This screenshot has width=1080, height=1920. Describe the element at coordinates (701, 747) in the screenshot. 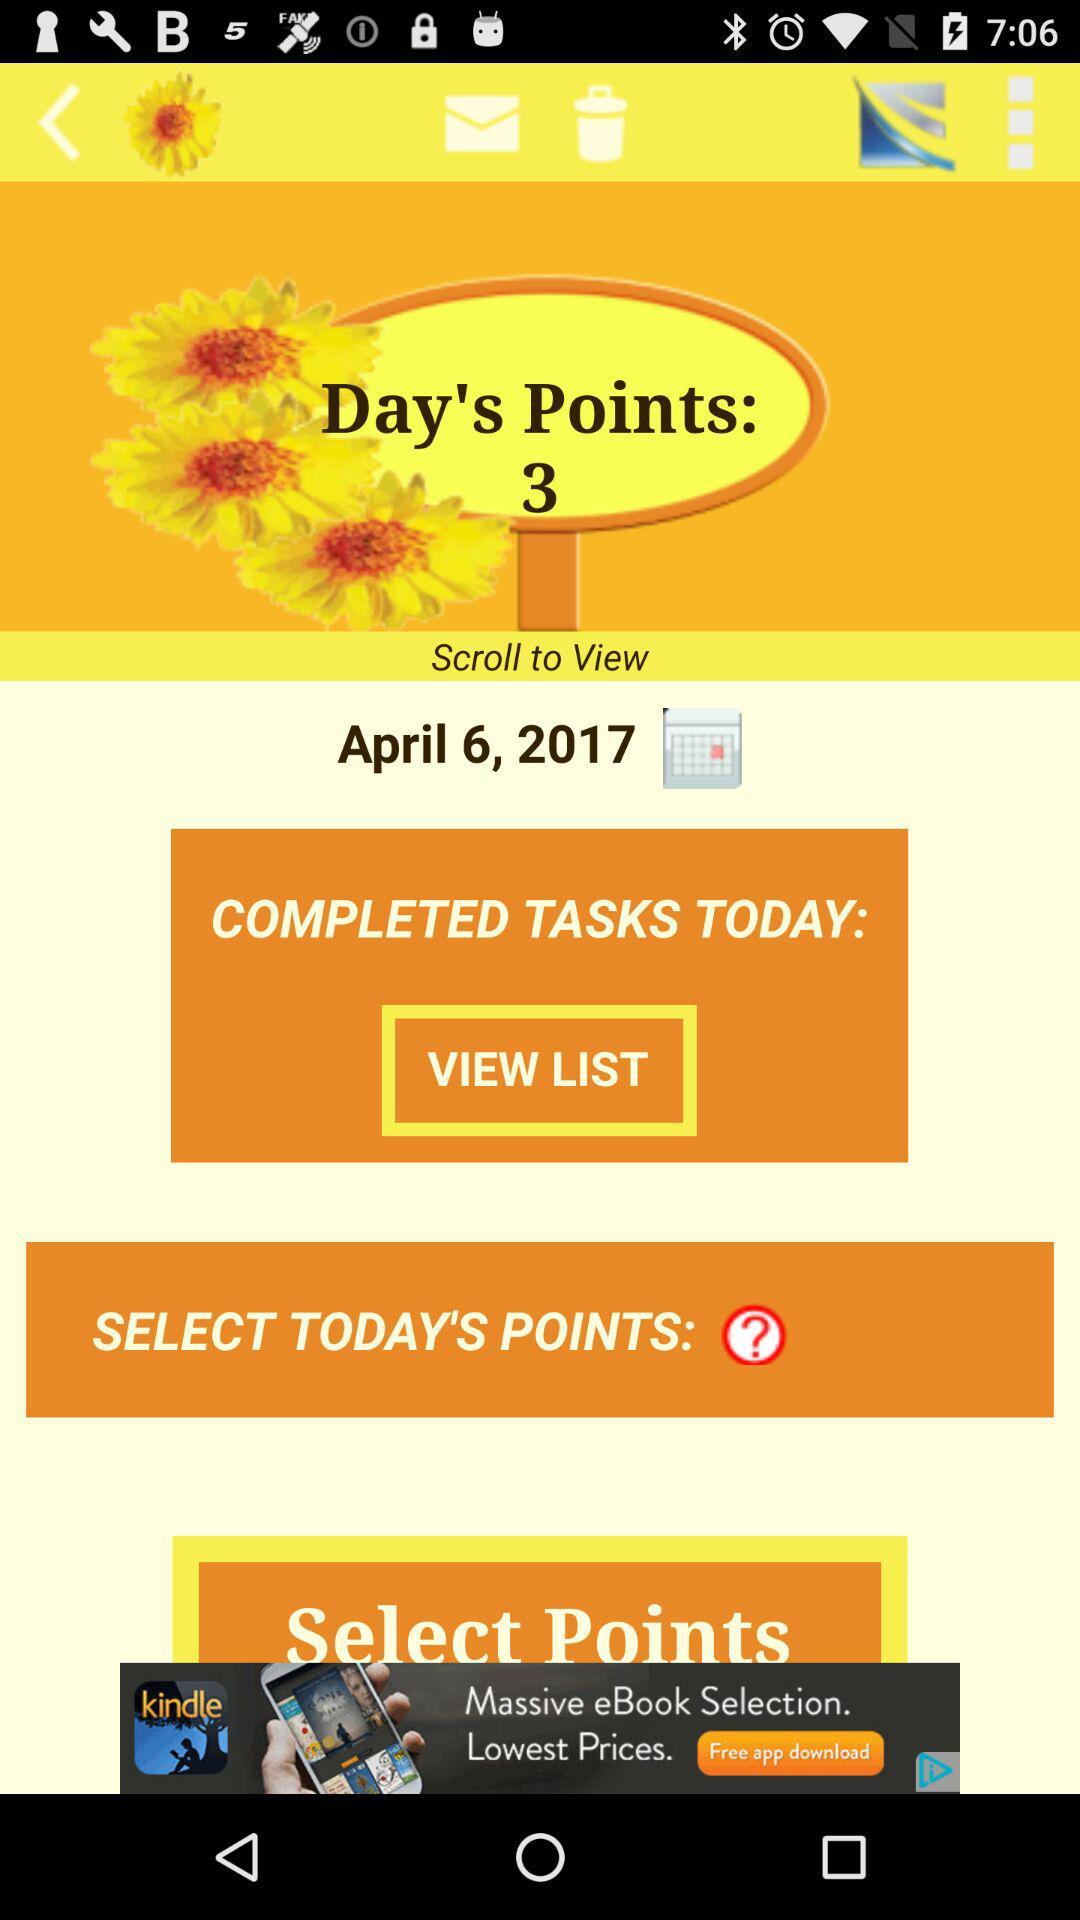

I see `icon below scroll to view icon` at that location.